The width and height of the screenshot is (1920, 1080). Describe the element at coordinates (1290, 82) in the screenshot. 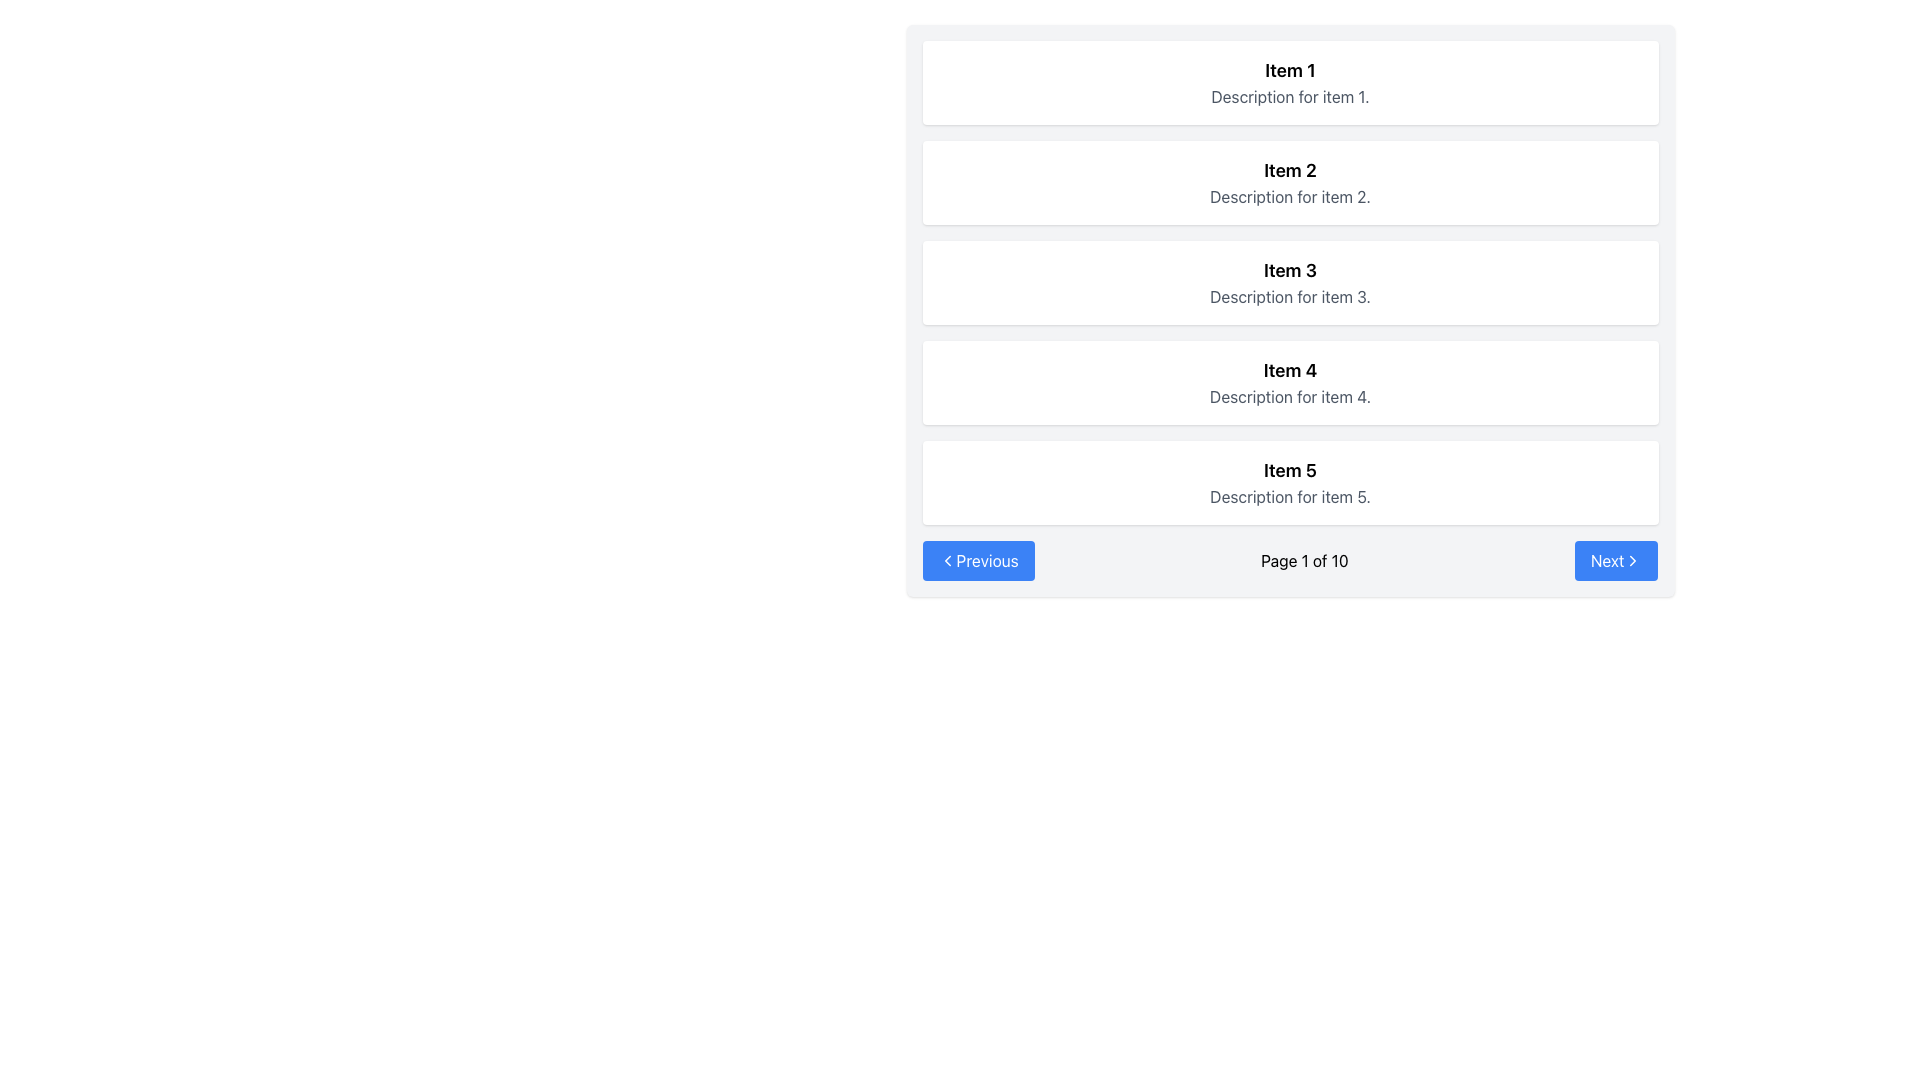

I see `the first card in the vertical grid which presents an item title and its description` at that location.